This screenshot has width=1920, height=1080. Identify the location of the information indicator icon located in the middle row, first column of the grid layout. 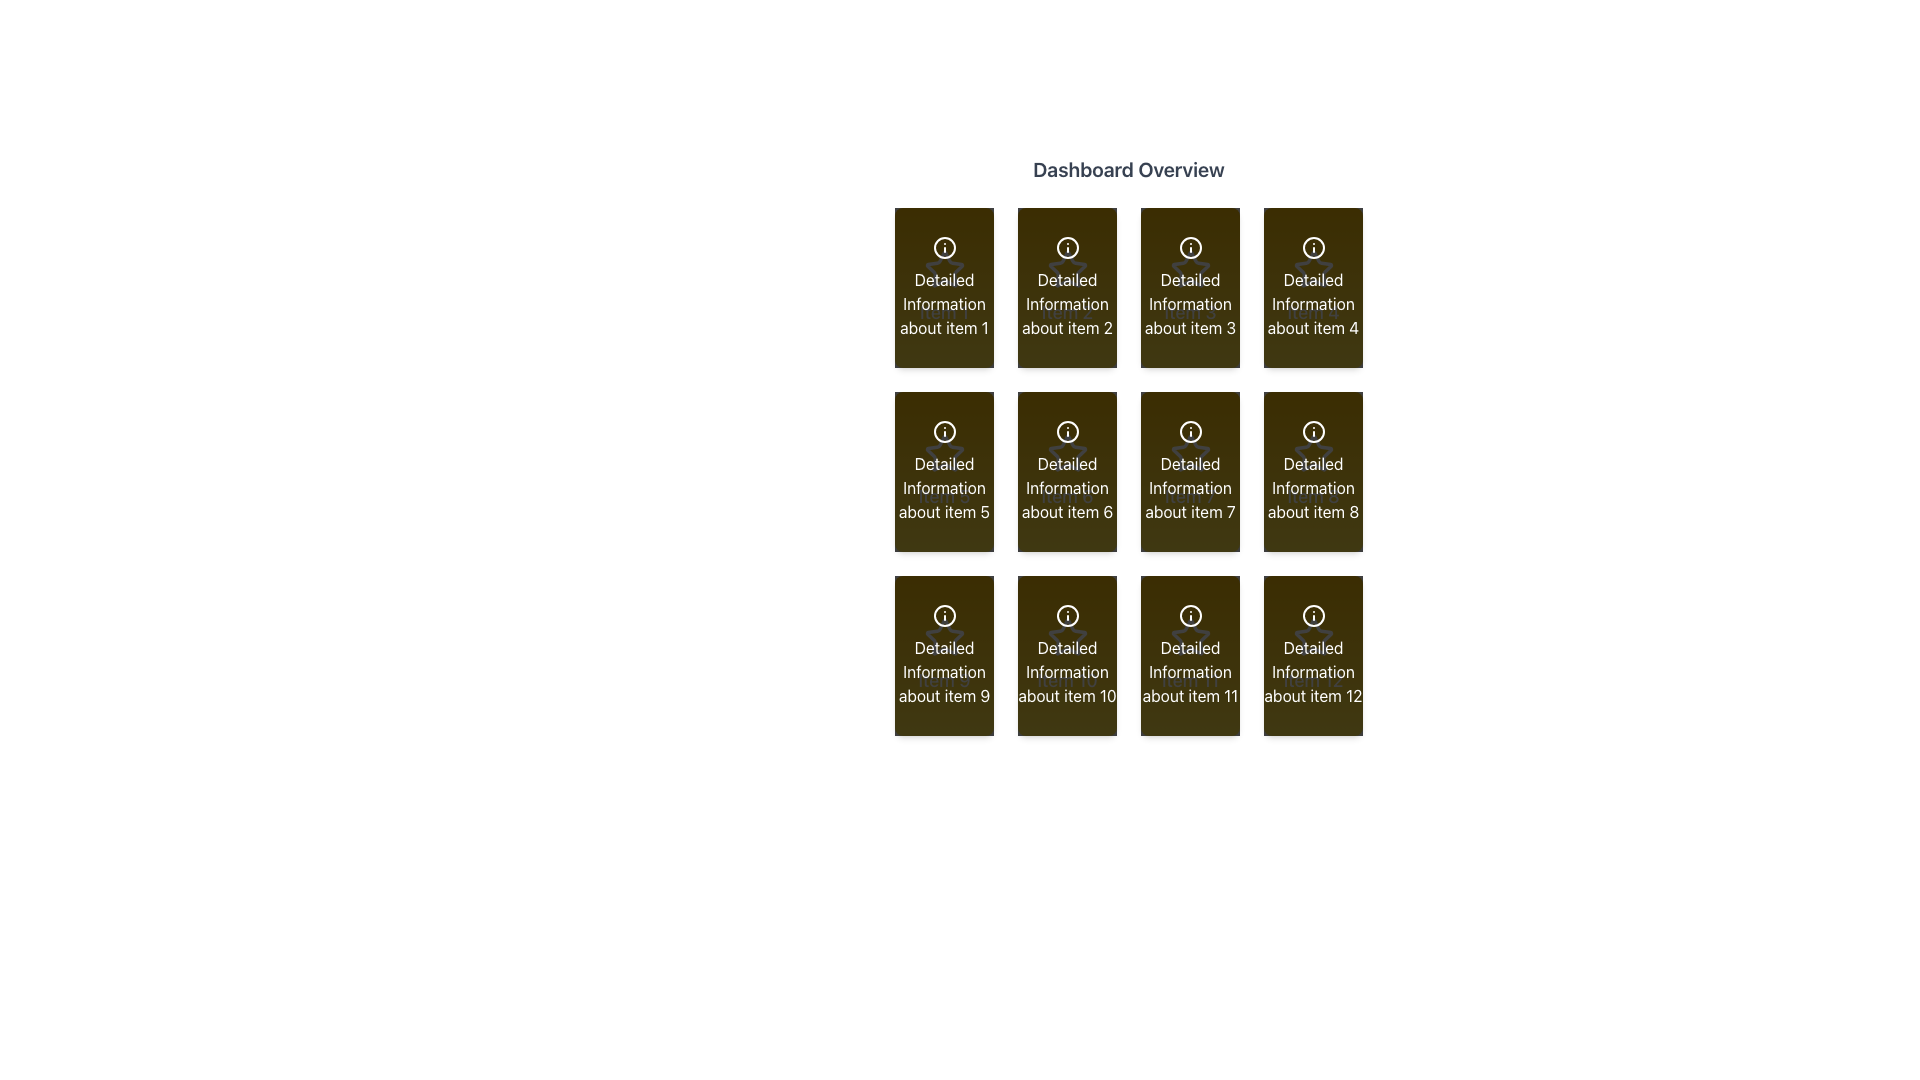
(943, 431).